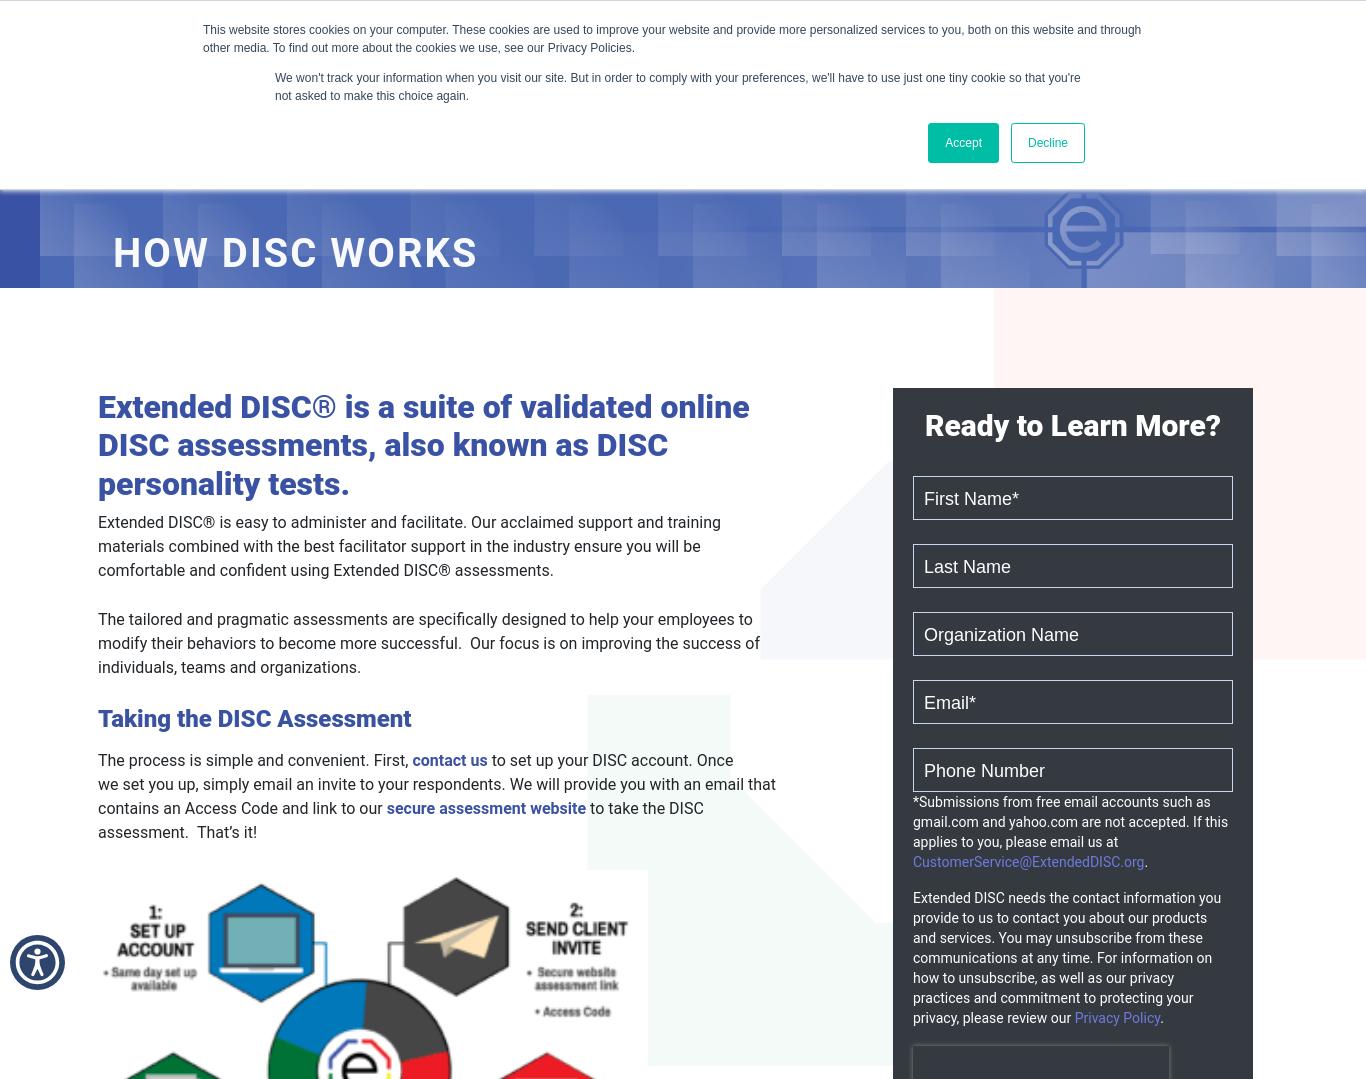  Describe the element at coordinates (1124, 18) in the screenshot. I see `'Client Resource Center'` at that location.